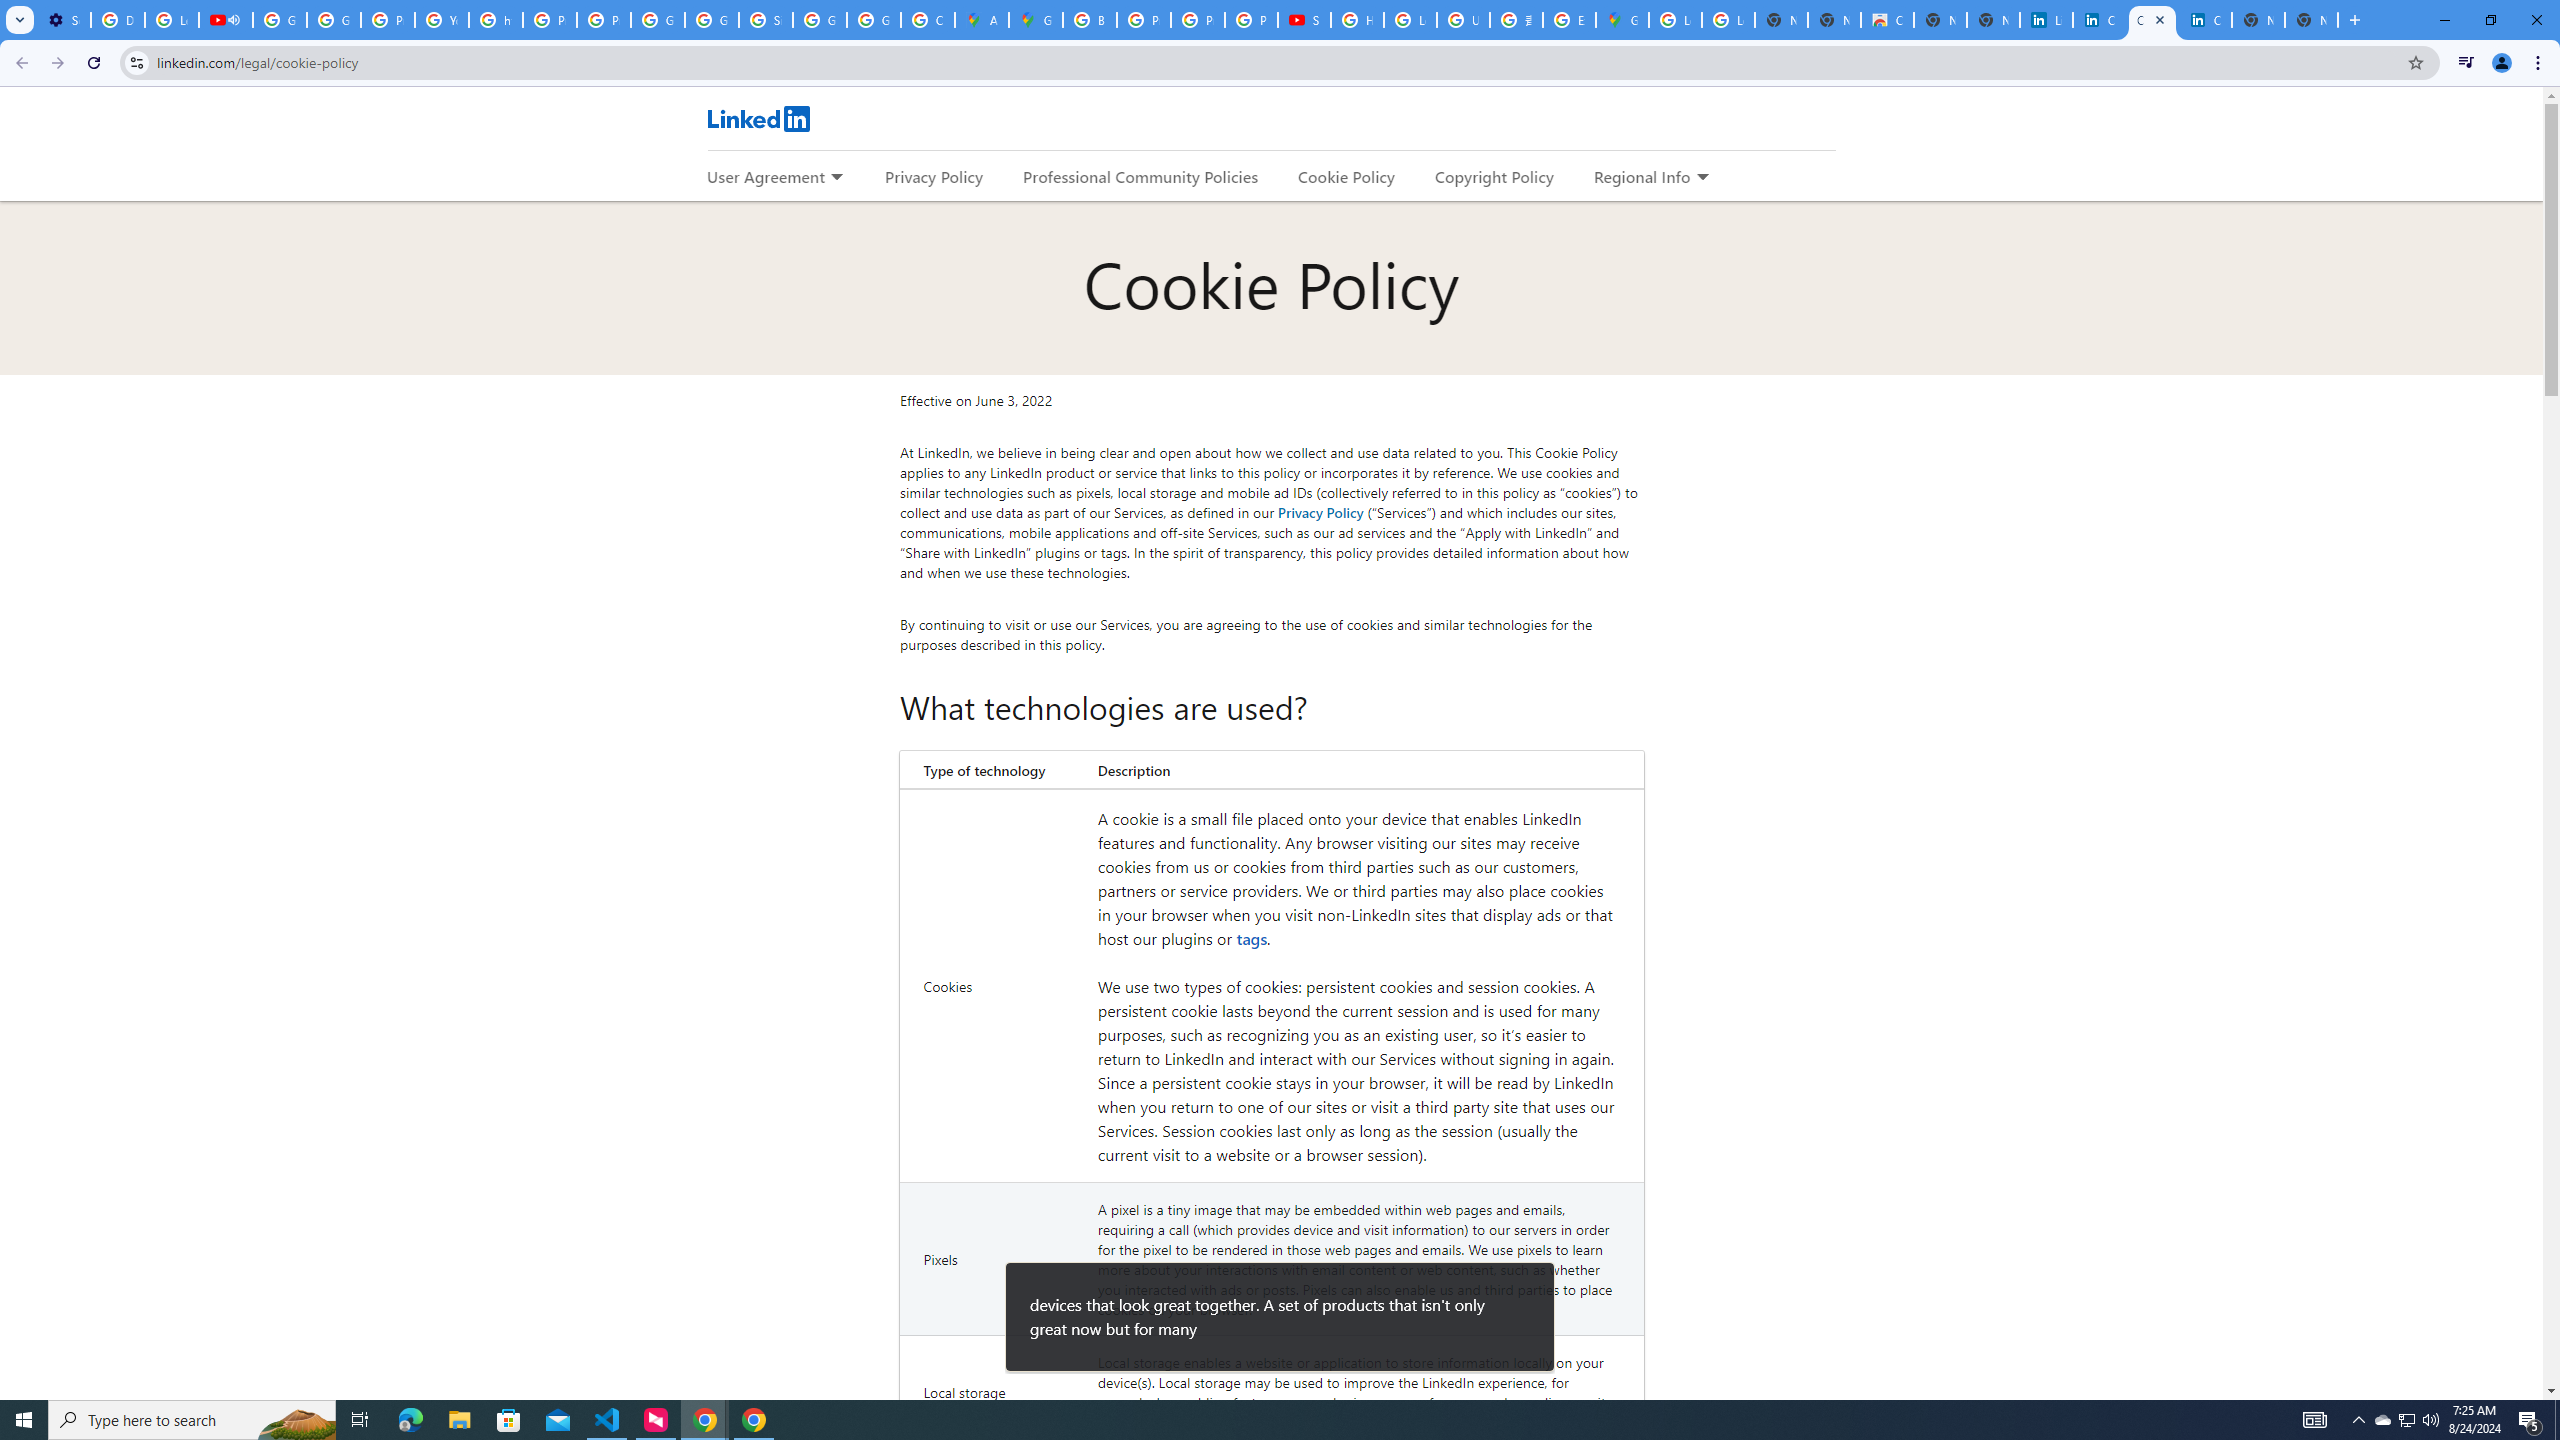 Image resolution: width=2560 pixels, height=1440 pixels. I want to click on 'Sign in - Google Accounts', so click(765, 19).